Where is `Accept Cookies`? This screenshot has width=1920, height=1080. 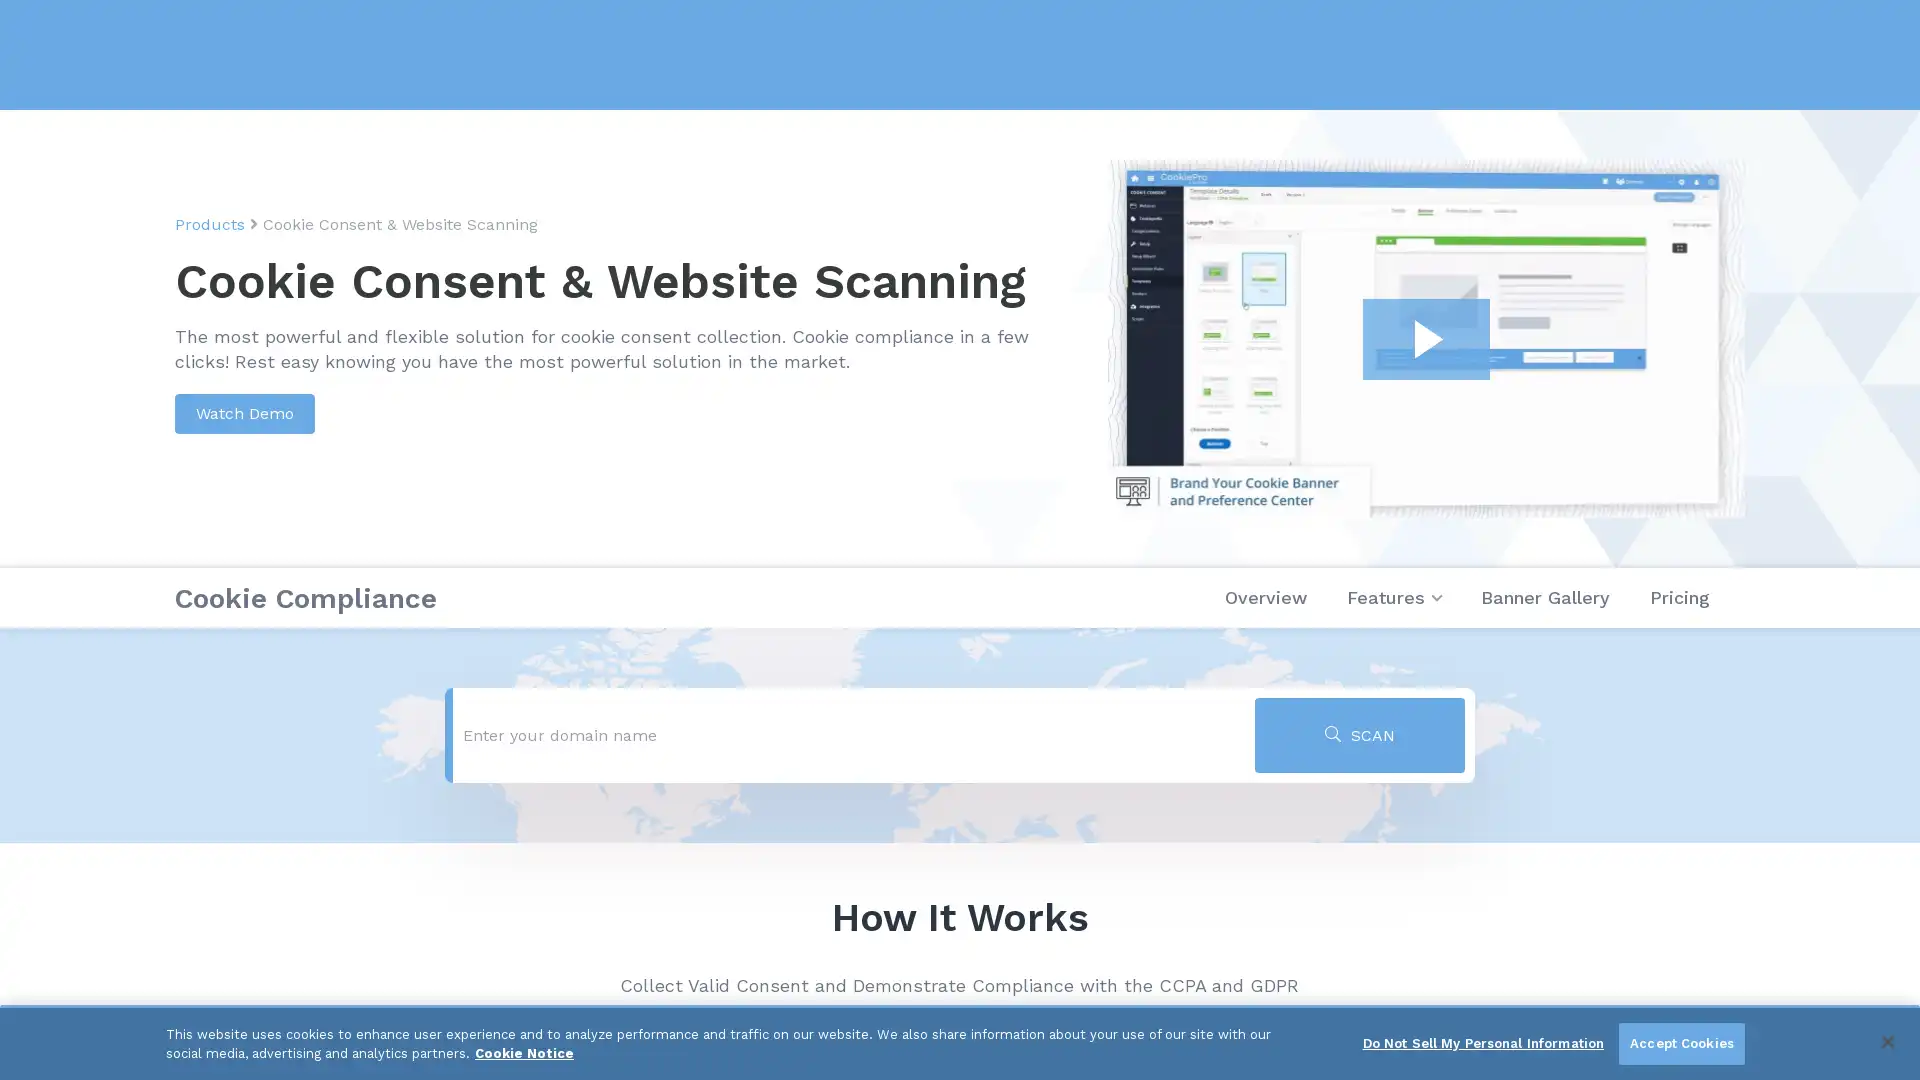
Accept Cookies is located at coordinates (1680, 1043).